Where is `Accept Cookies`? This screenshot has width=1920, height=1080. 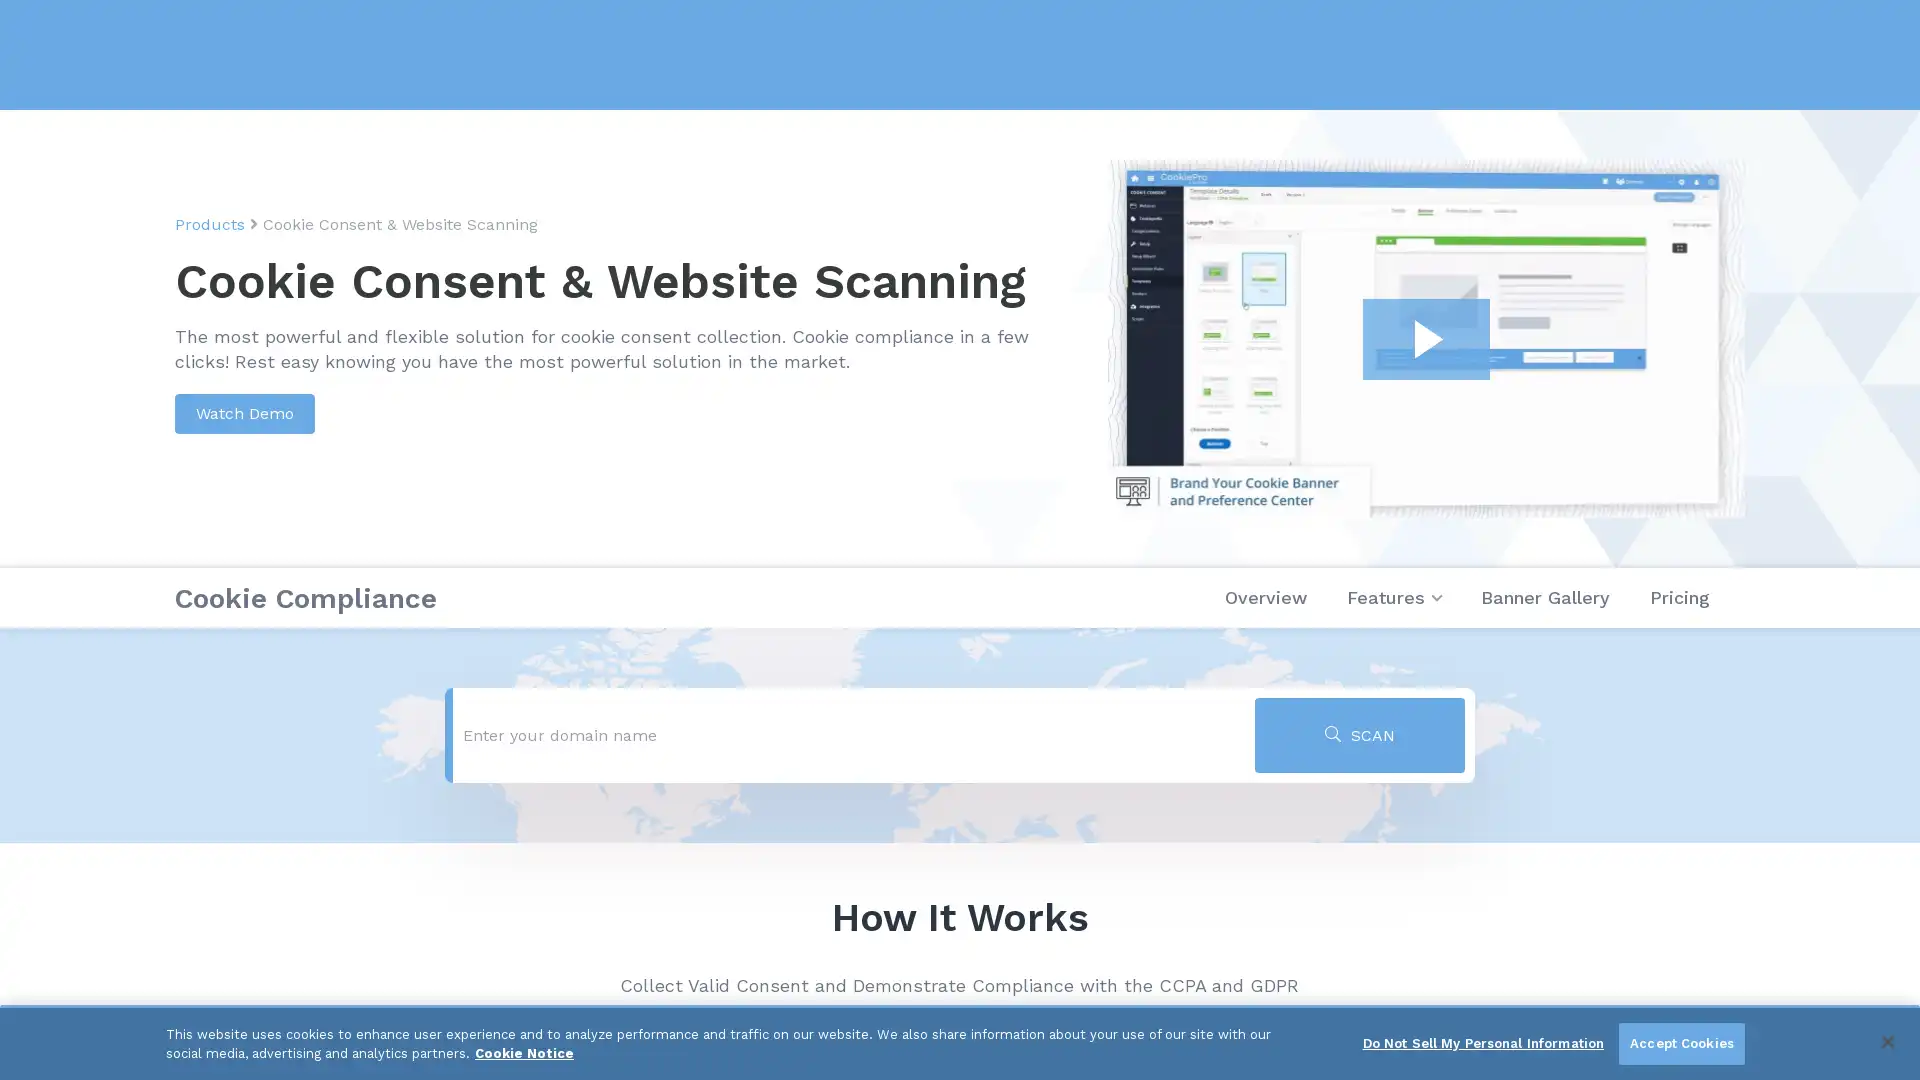
Accept Cookies is located at coordinates (1680, 1043).